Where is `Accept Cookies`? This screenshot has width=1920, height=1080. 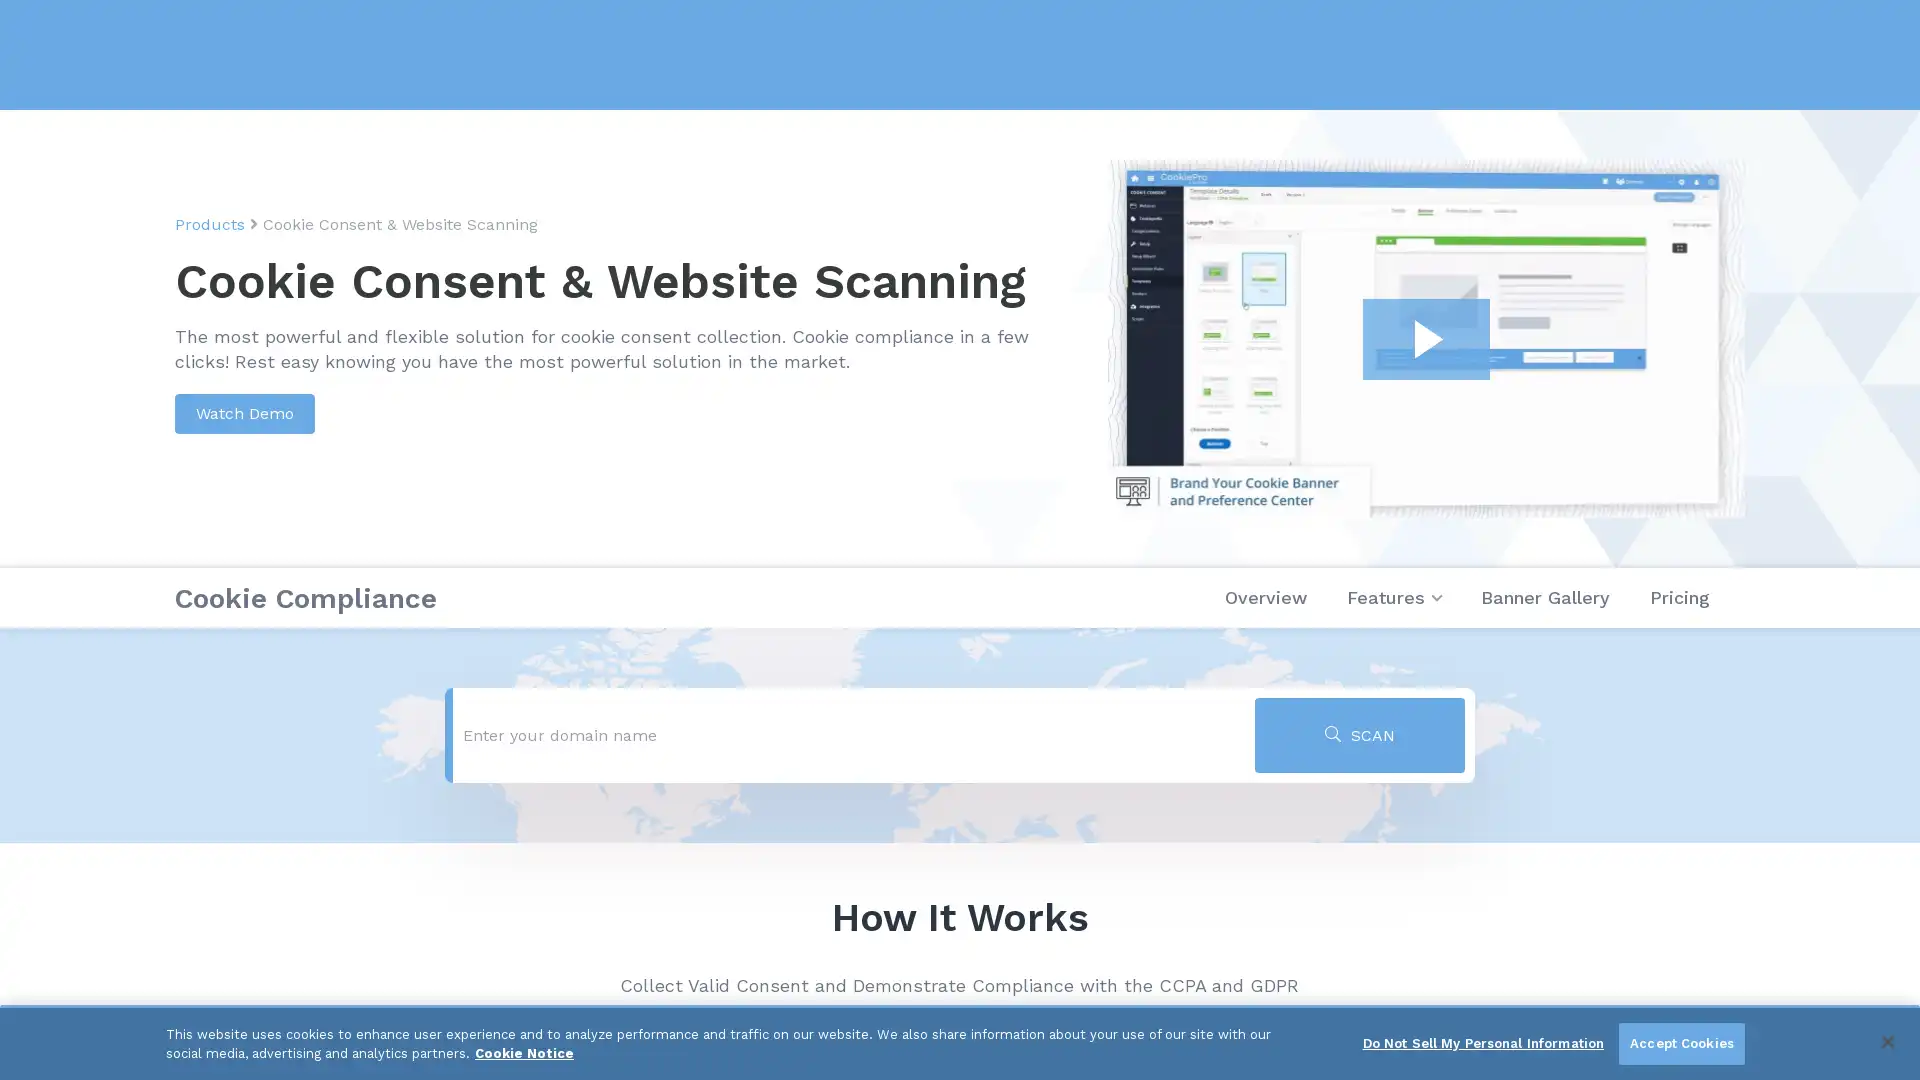
Accept Cookies is located at coordinates (1680, 1043).